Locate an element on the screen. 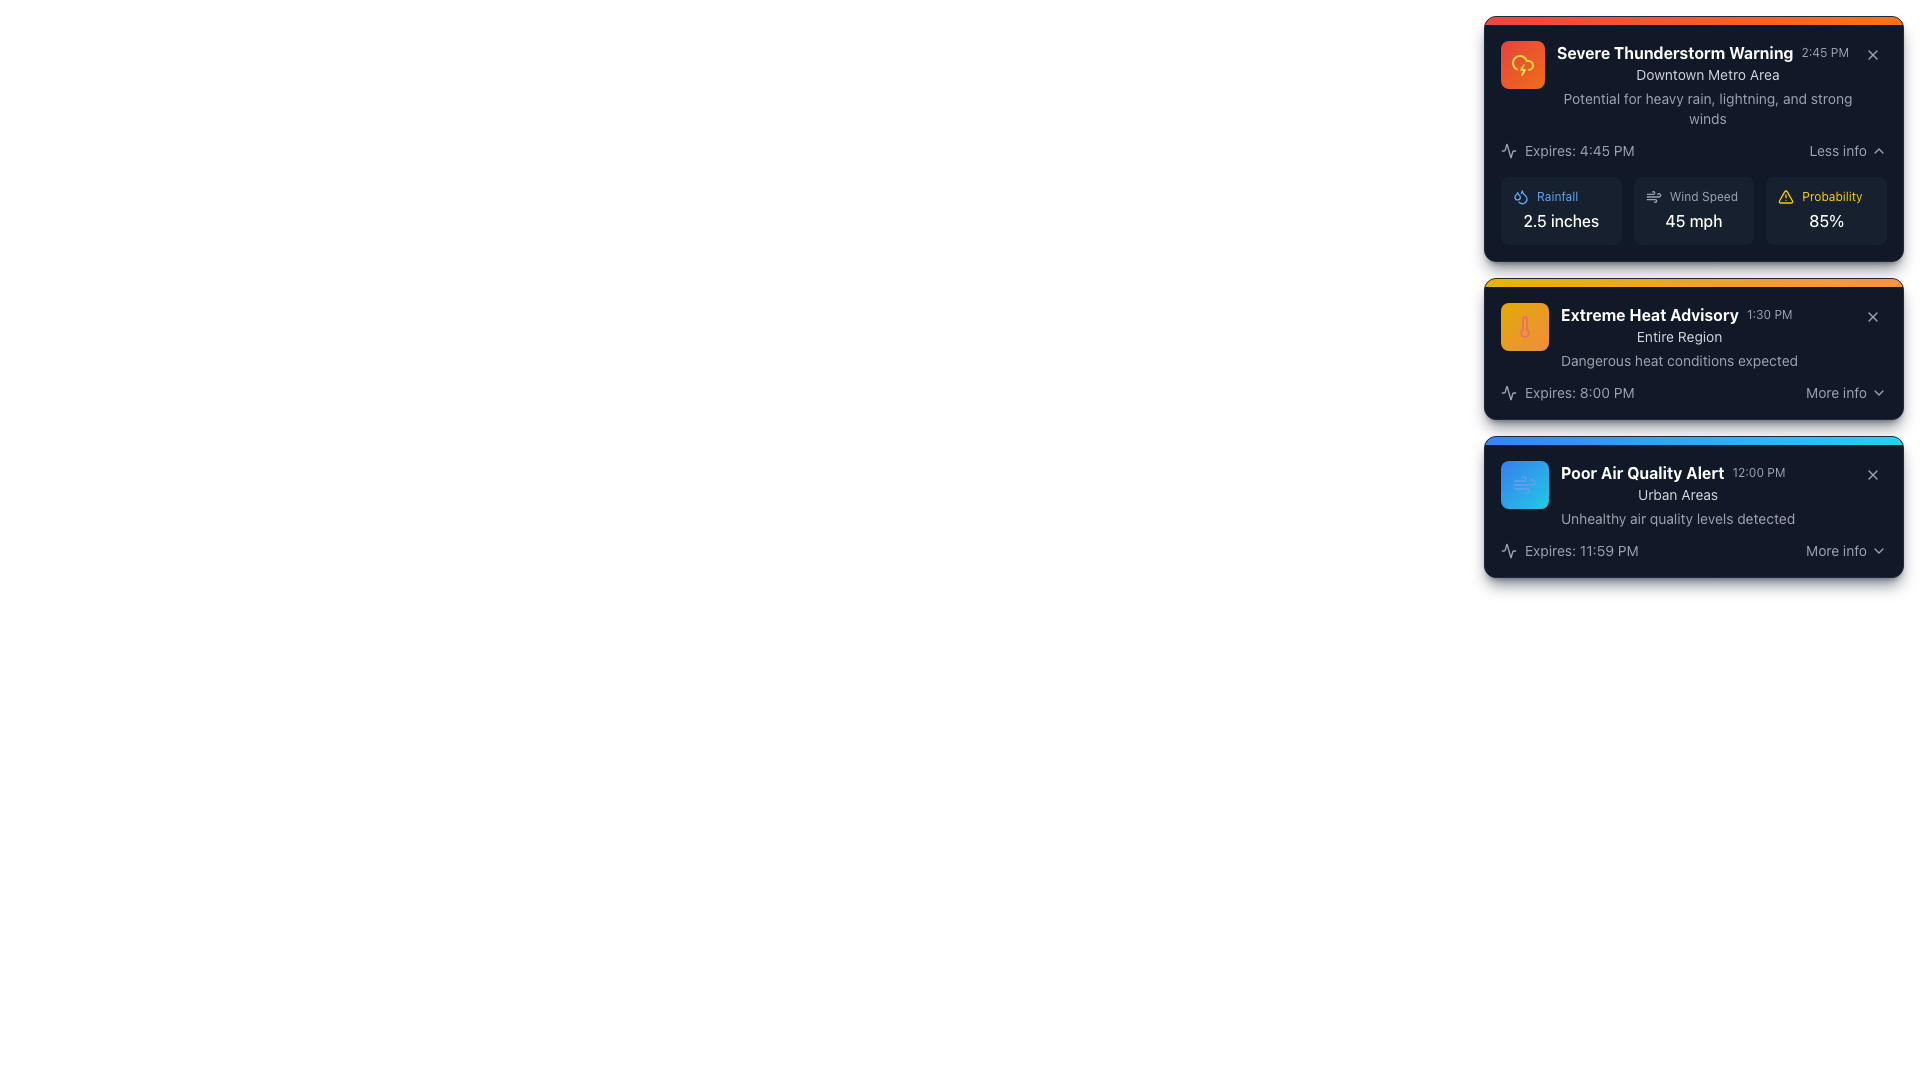 The width and height of the screenshot is (1920, 1080). the close button located at the top-right corner of the 'Poor Air Quality Alert' notification card is located at coordinates (1871, 474).